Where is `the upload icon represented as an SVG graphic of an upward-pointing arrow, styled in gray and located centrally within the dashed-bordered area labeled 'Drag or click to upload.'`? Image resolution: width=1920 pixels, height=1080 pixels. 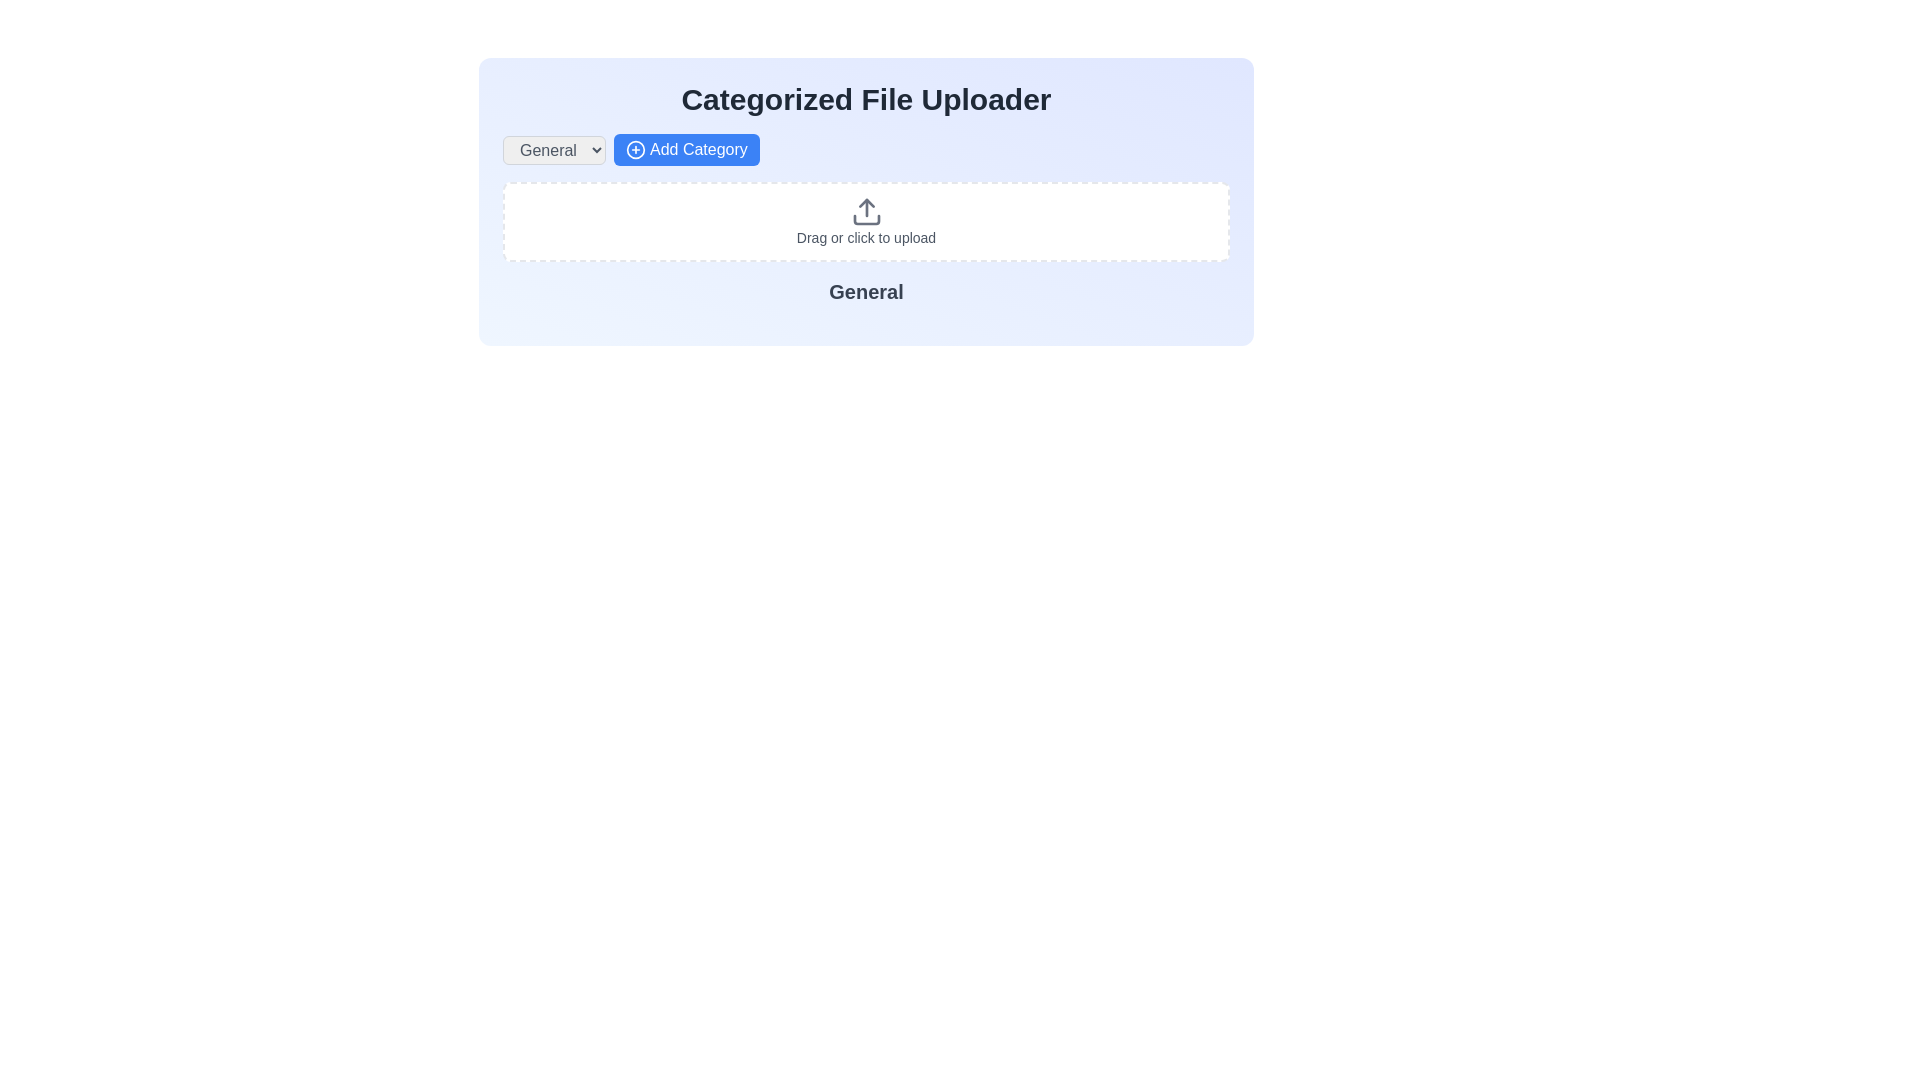 the upload icon represented as an SVG graphic of an upward-pointing arrow, styled in gray and located centrally within the dashed-bordered area labeled 'Drag or click to upload.' is located at coordinates (866, 212).